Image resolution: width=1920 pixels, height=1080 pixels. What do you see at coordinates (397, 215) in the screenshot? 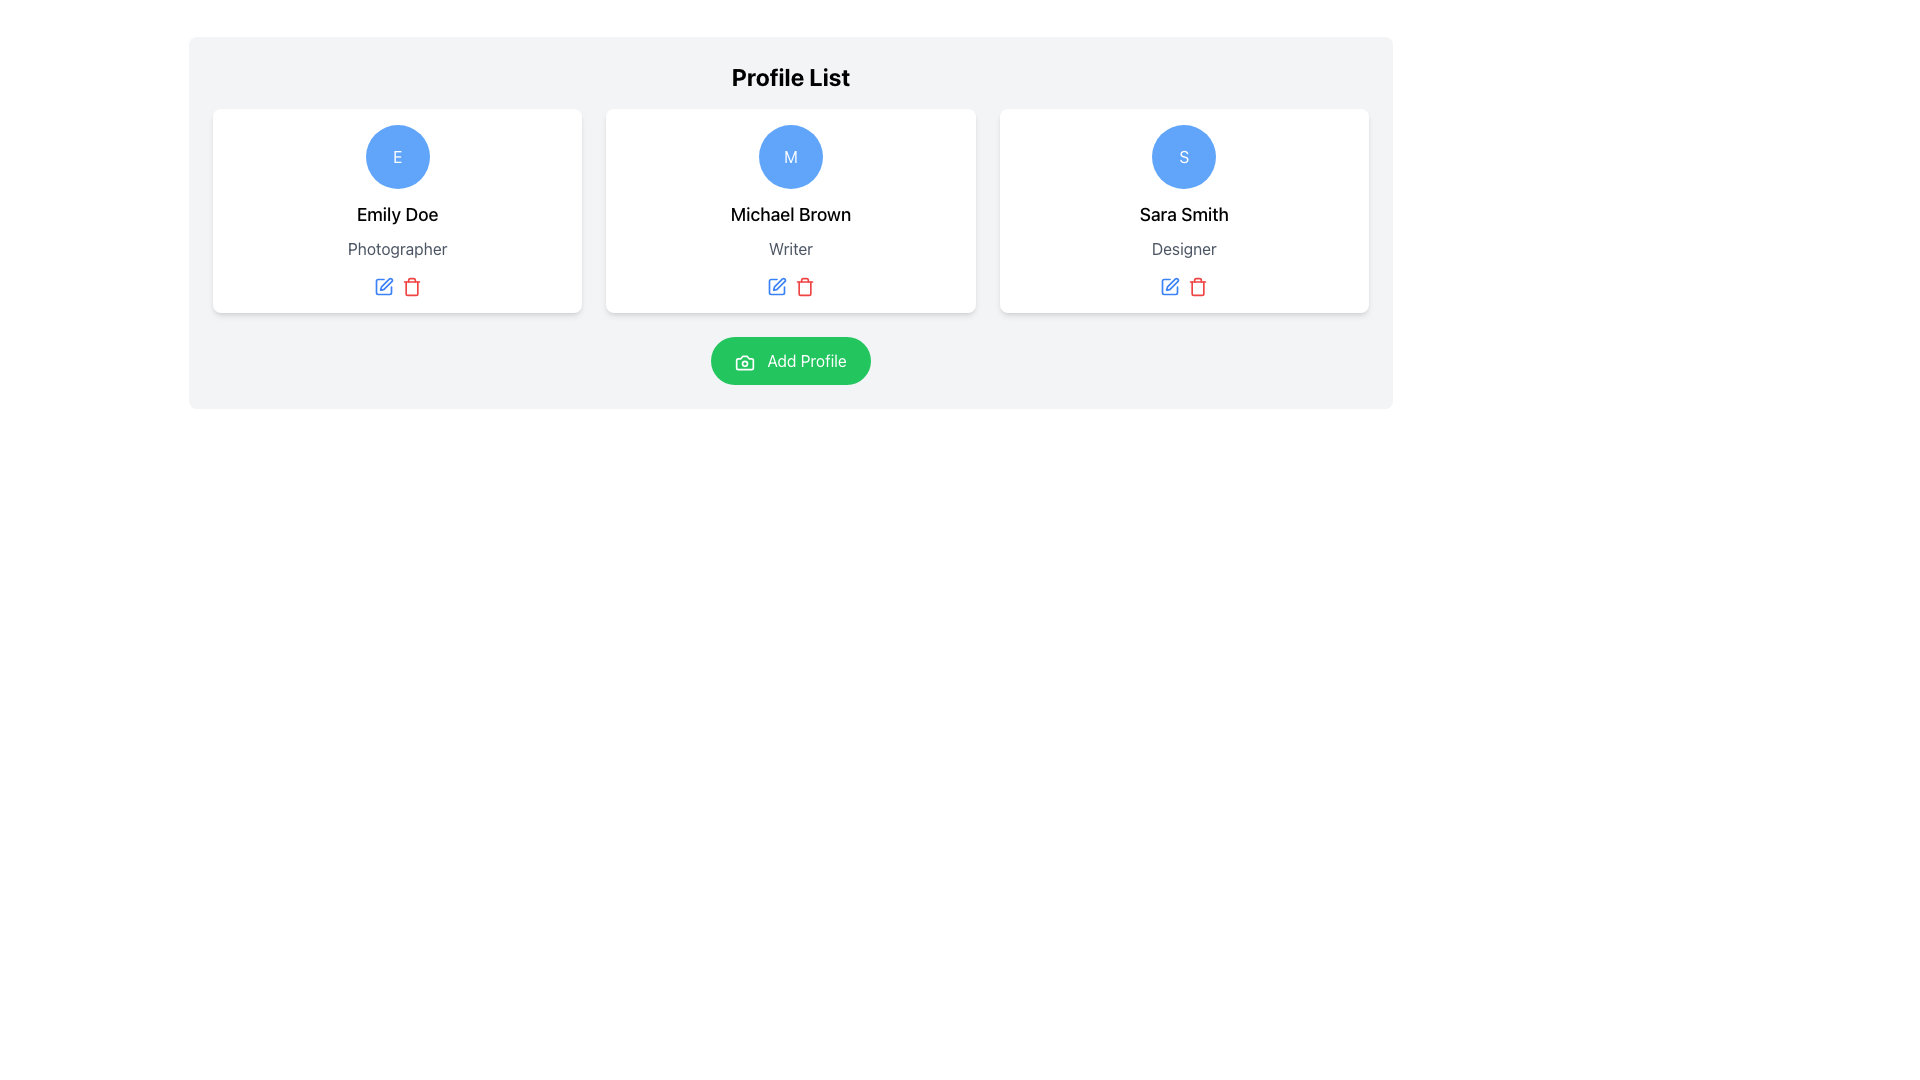
I see `the static text display element indicating the user's name, which is located in the leftmost card below the icon with 'E' and above the text 'Photographer.'` at bounding box center [397, 215].